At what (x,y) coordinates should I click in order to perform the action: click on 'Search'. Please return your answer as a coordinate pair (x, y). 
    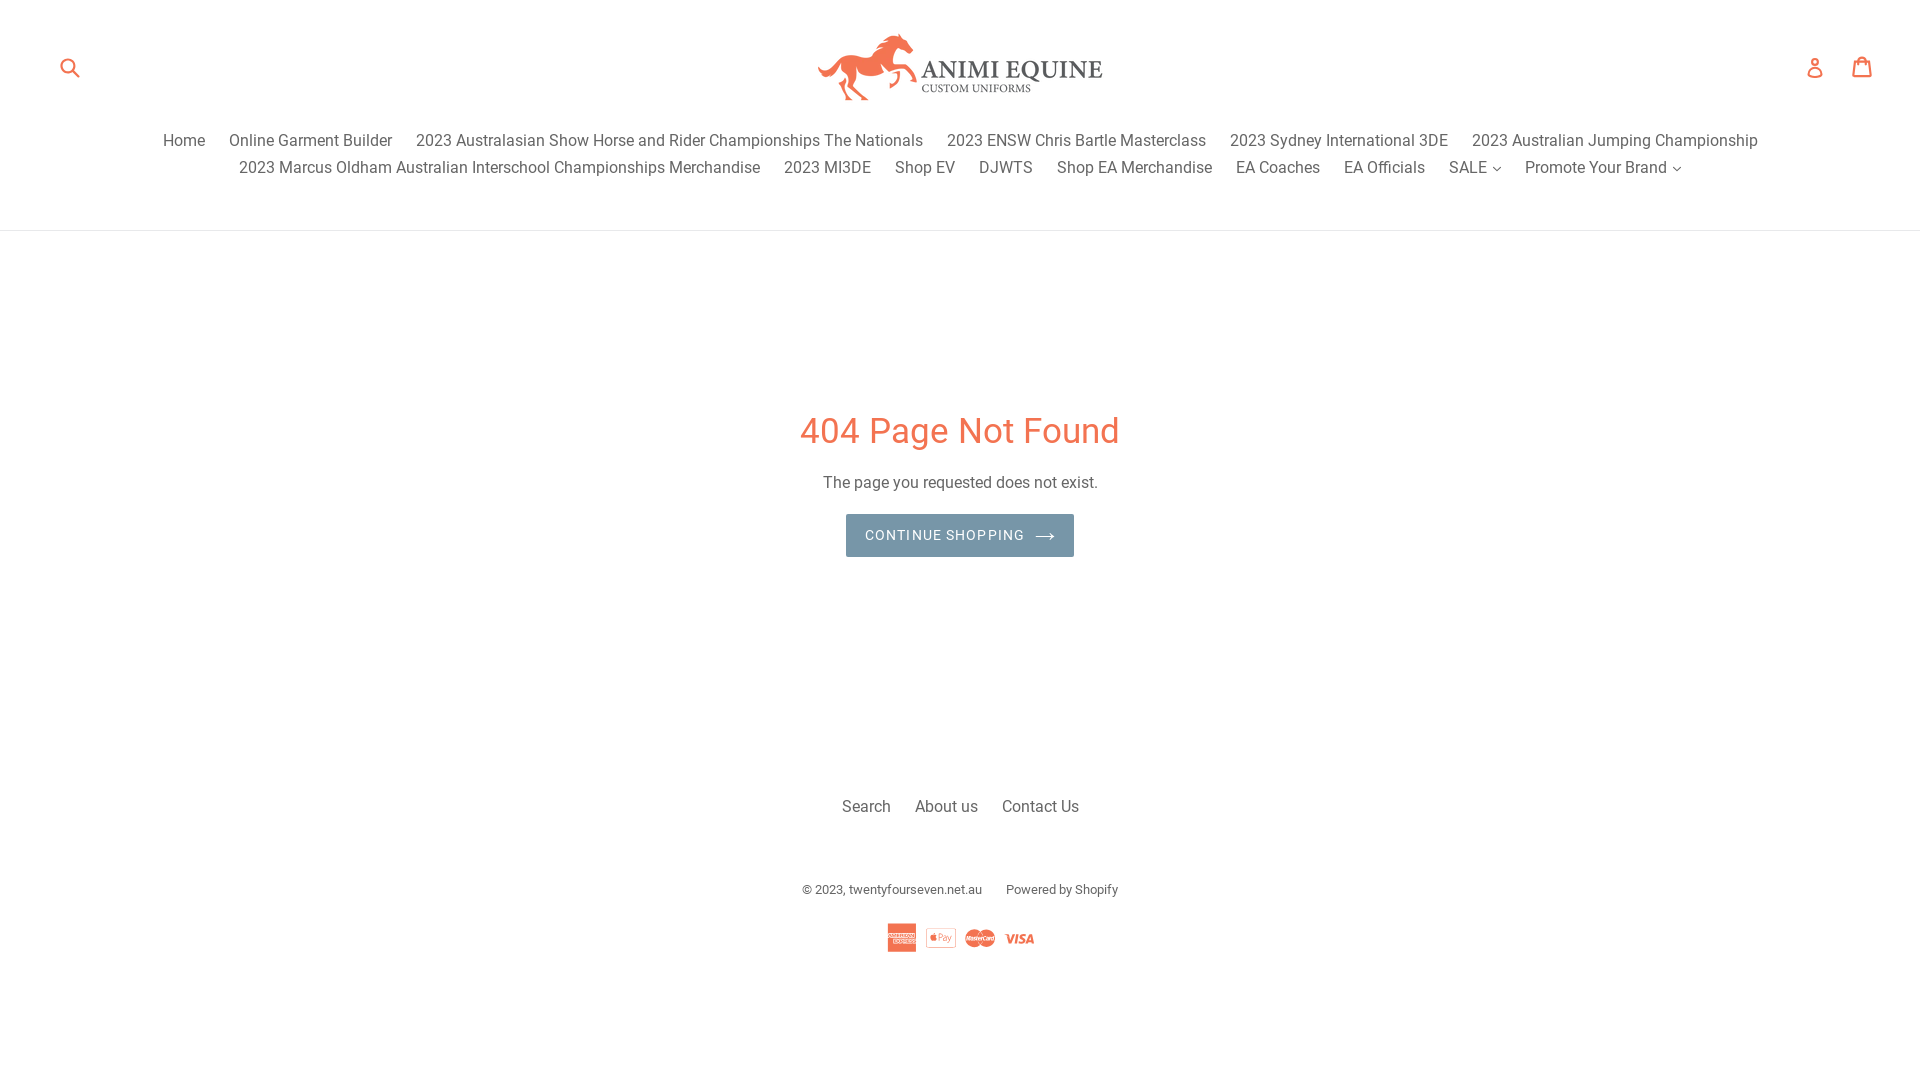
    Looking at the image, I should click on (866, 805).